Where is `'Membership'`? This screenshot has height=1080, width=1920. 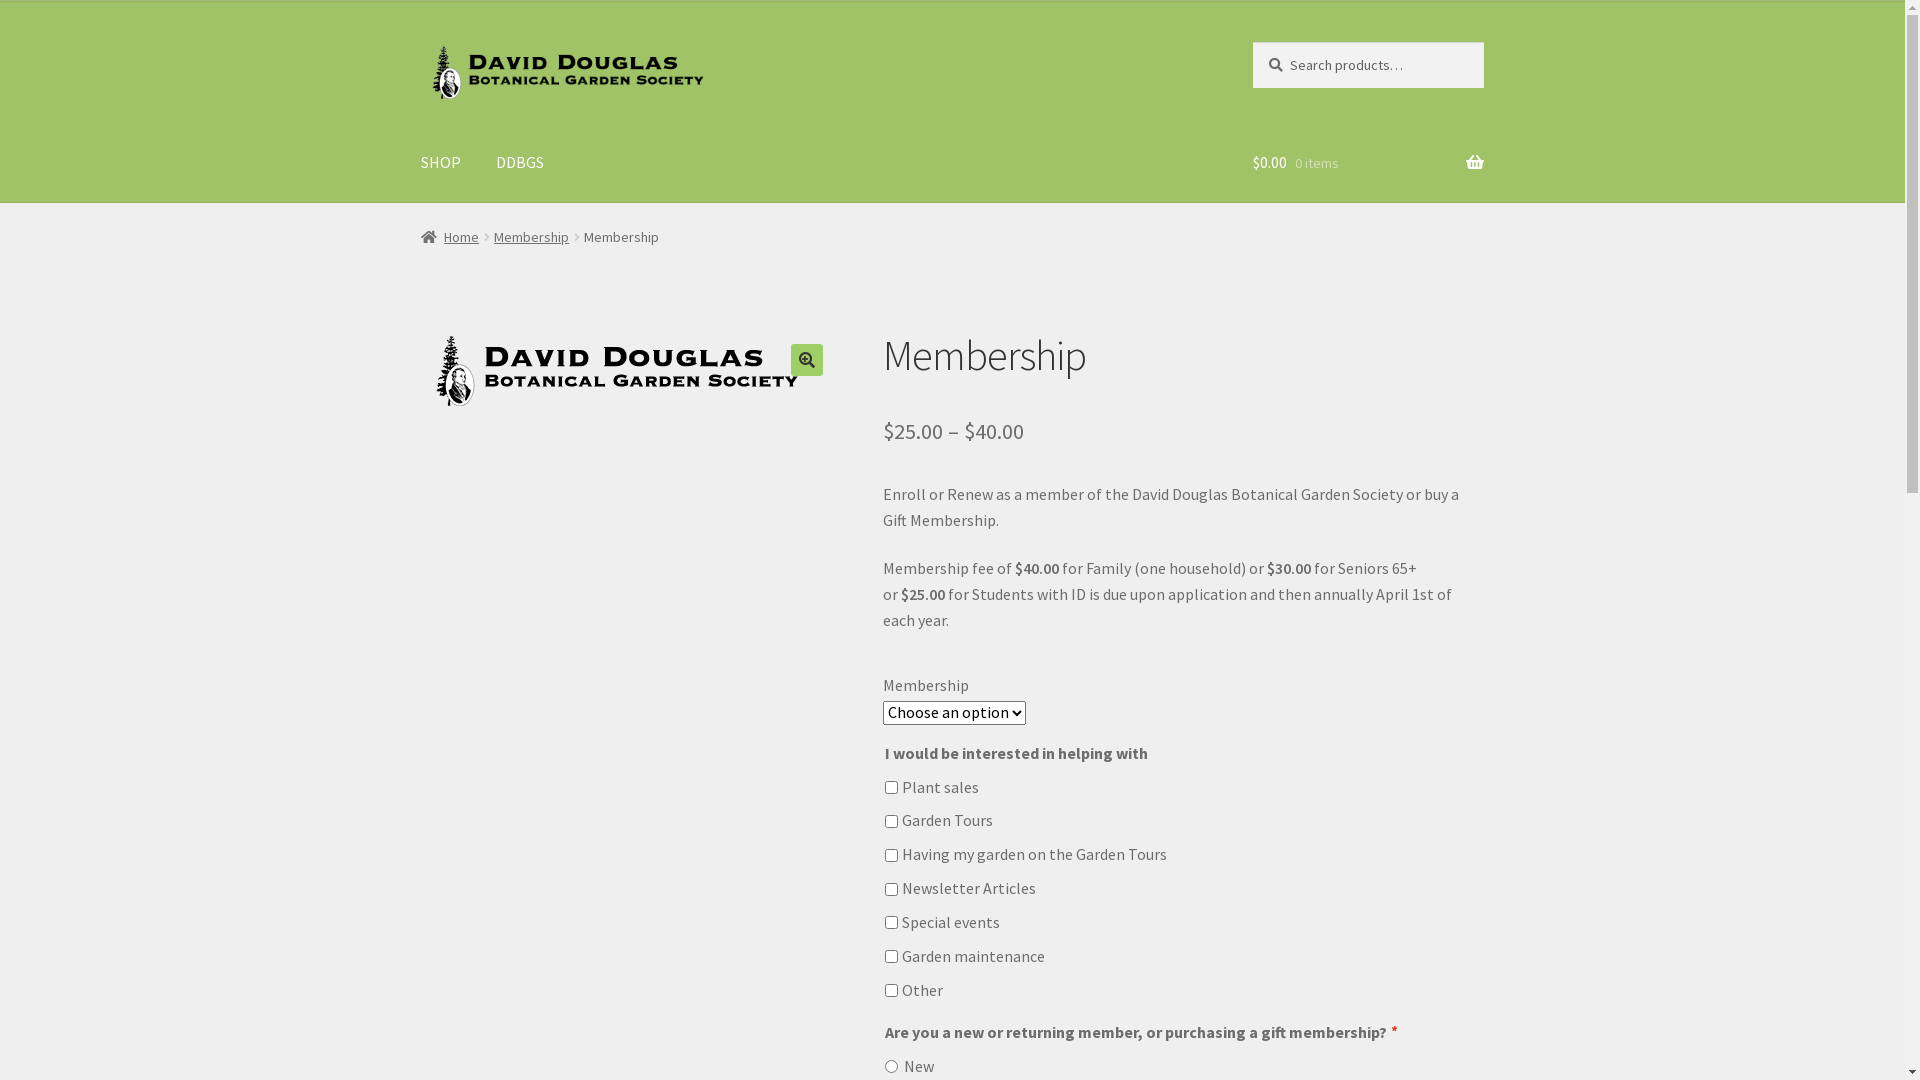 'Membership' is located at coordinates (531, 235).